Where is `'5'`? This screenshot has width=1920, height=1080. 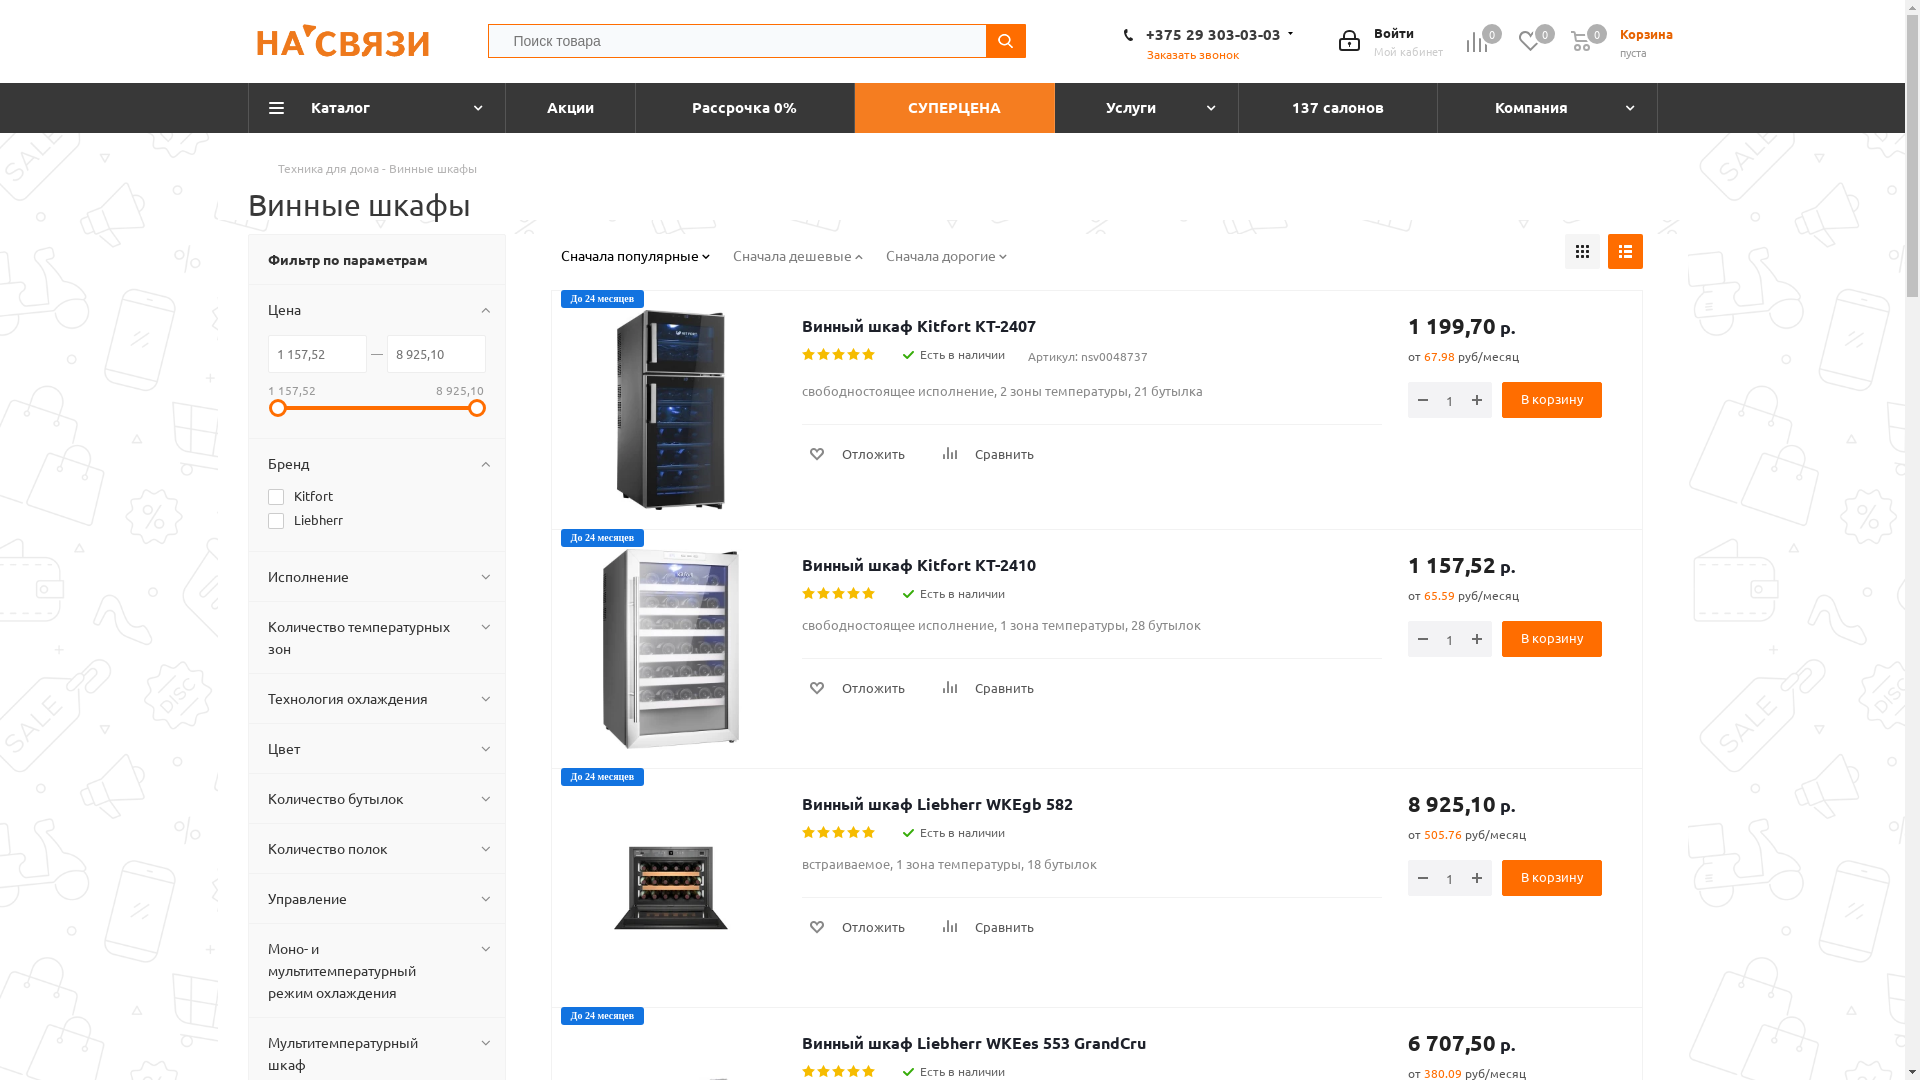
'5' is located at coordinates (869, 353).